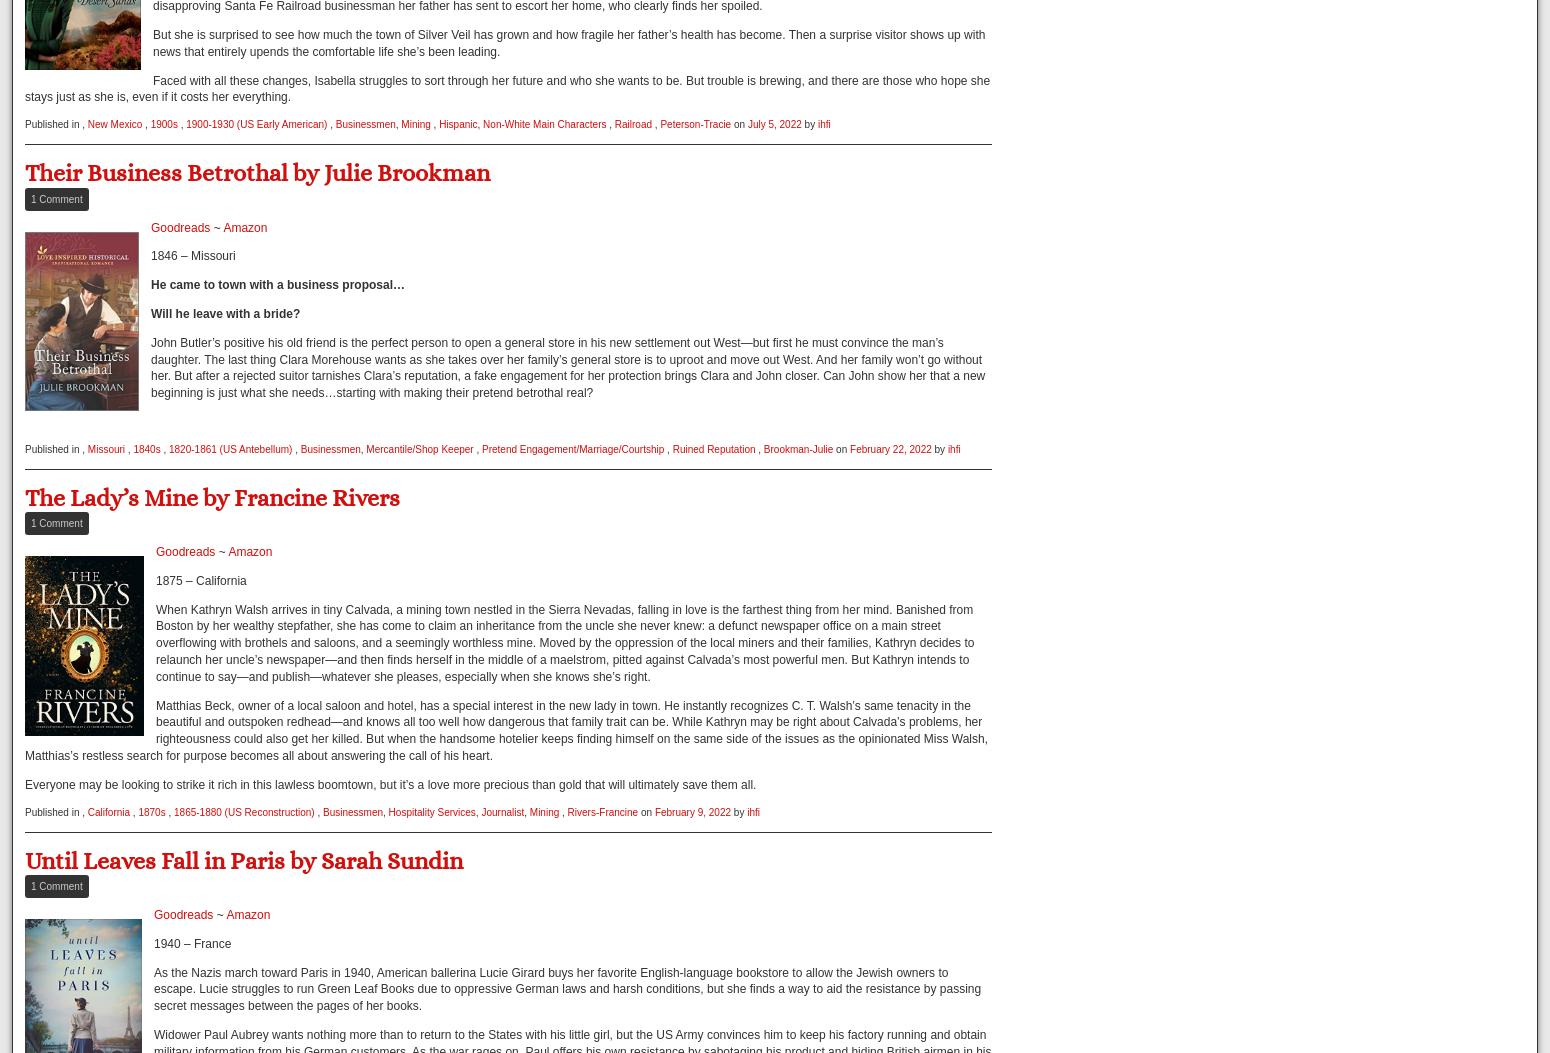 Image resolution: width=1550 pixels, height=1053 pixels. What do you see at coordinates (114, 124) in the screenshot?
I see `'New Mexico'` at bounding box center [114, 124].